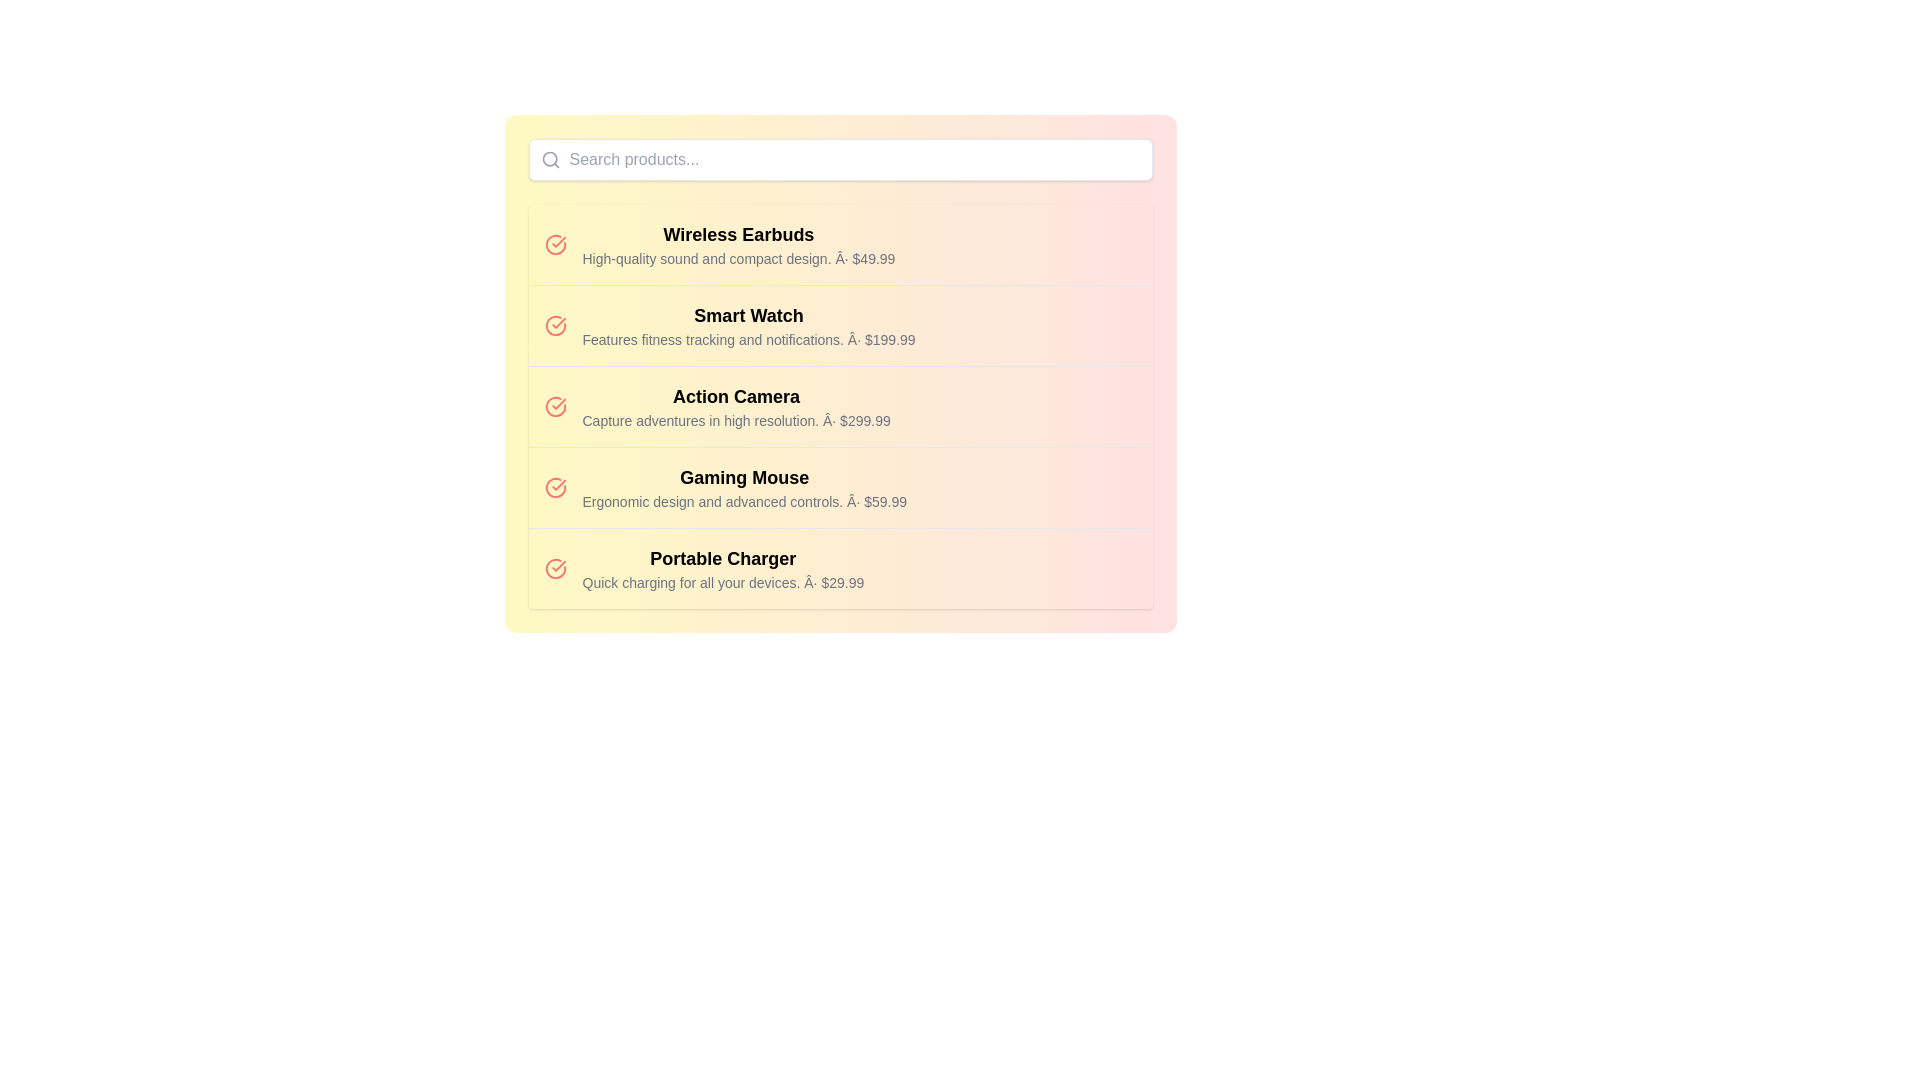 The width and height of the screenshot is (1920, 1080). I want to click on the informational text block displaying details about the 'Gaming Mouse', which is the fourth product listing in the vertical stack, so click(743, 488).